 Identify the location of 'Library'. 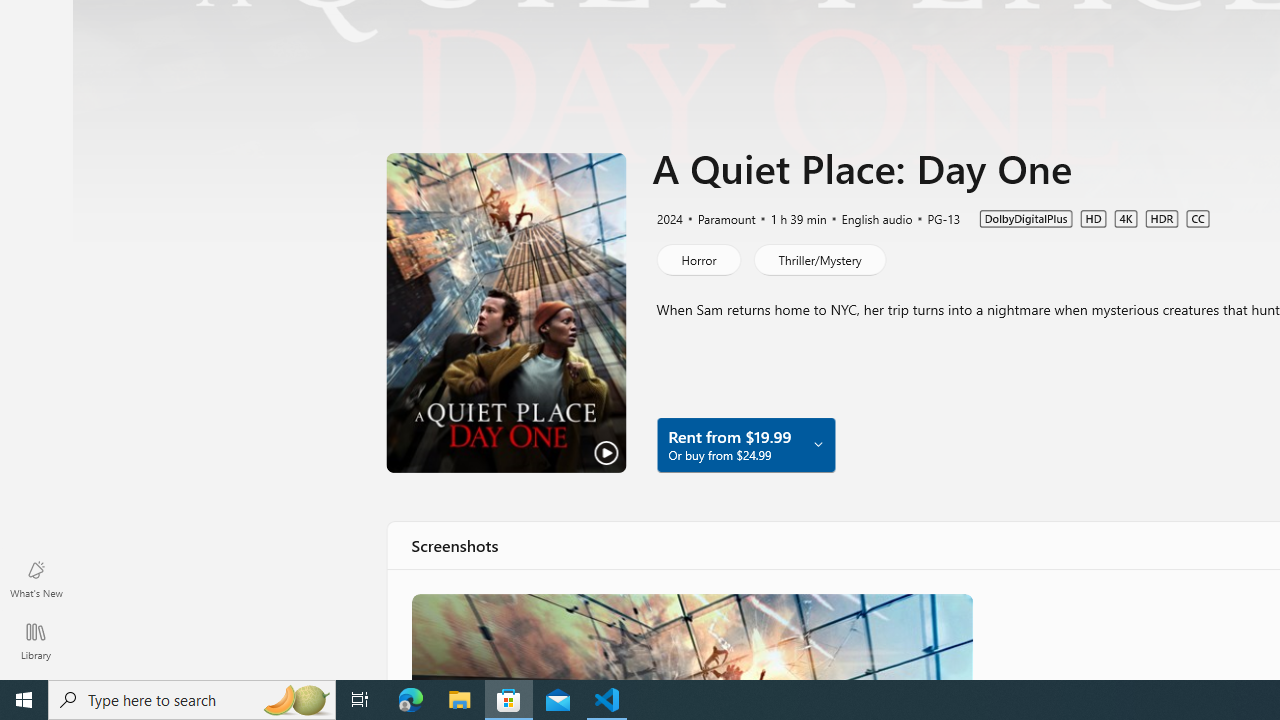
(35, 640).